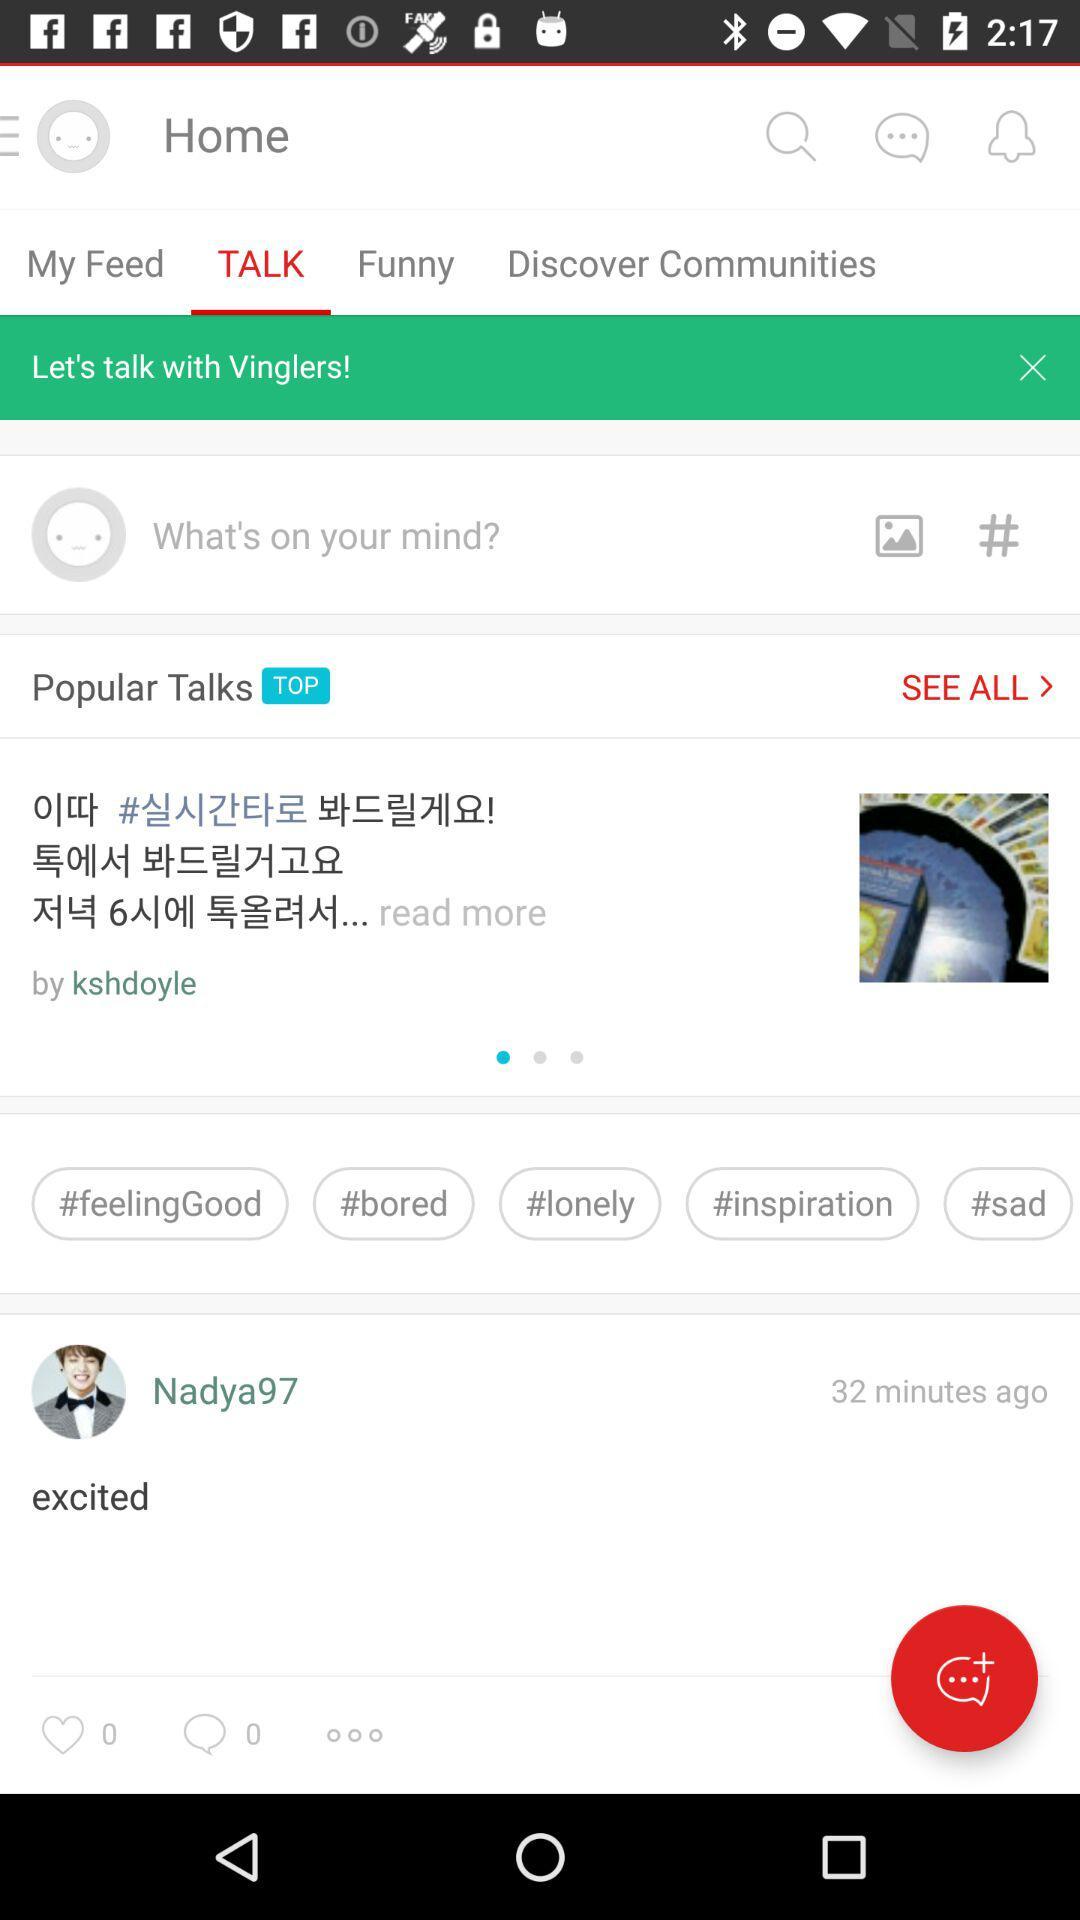 The height and width of the screenshot is (1920, 1080). I want to click on switch more details, so click(901, 135).